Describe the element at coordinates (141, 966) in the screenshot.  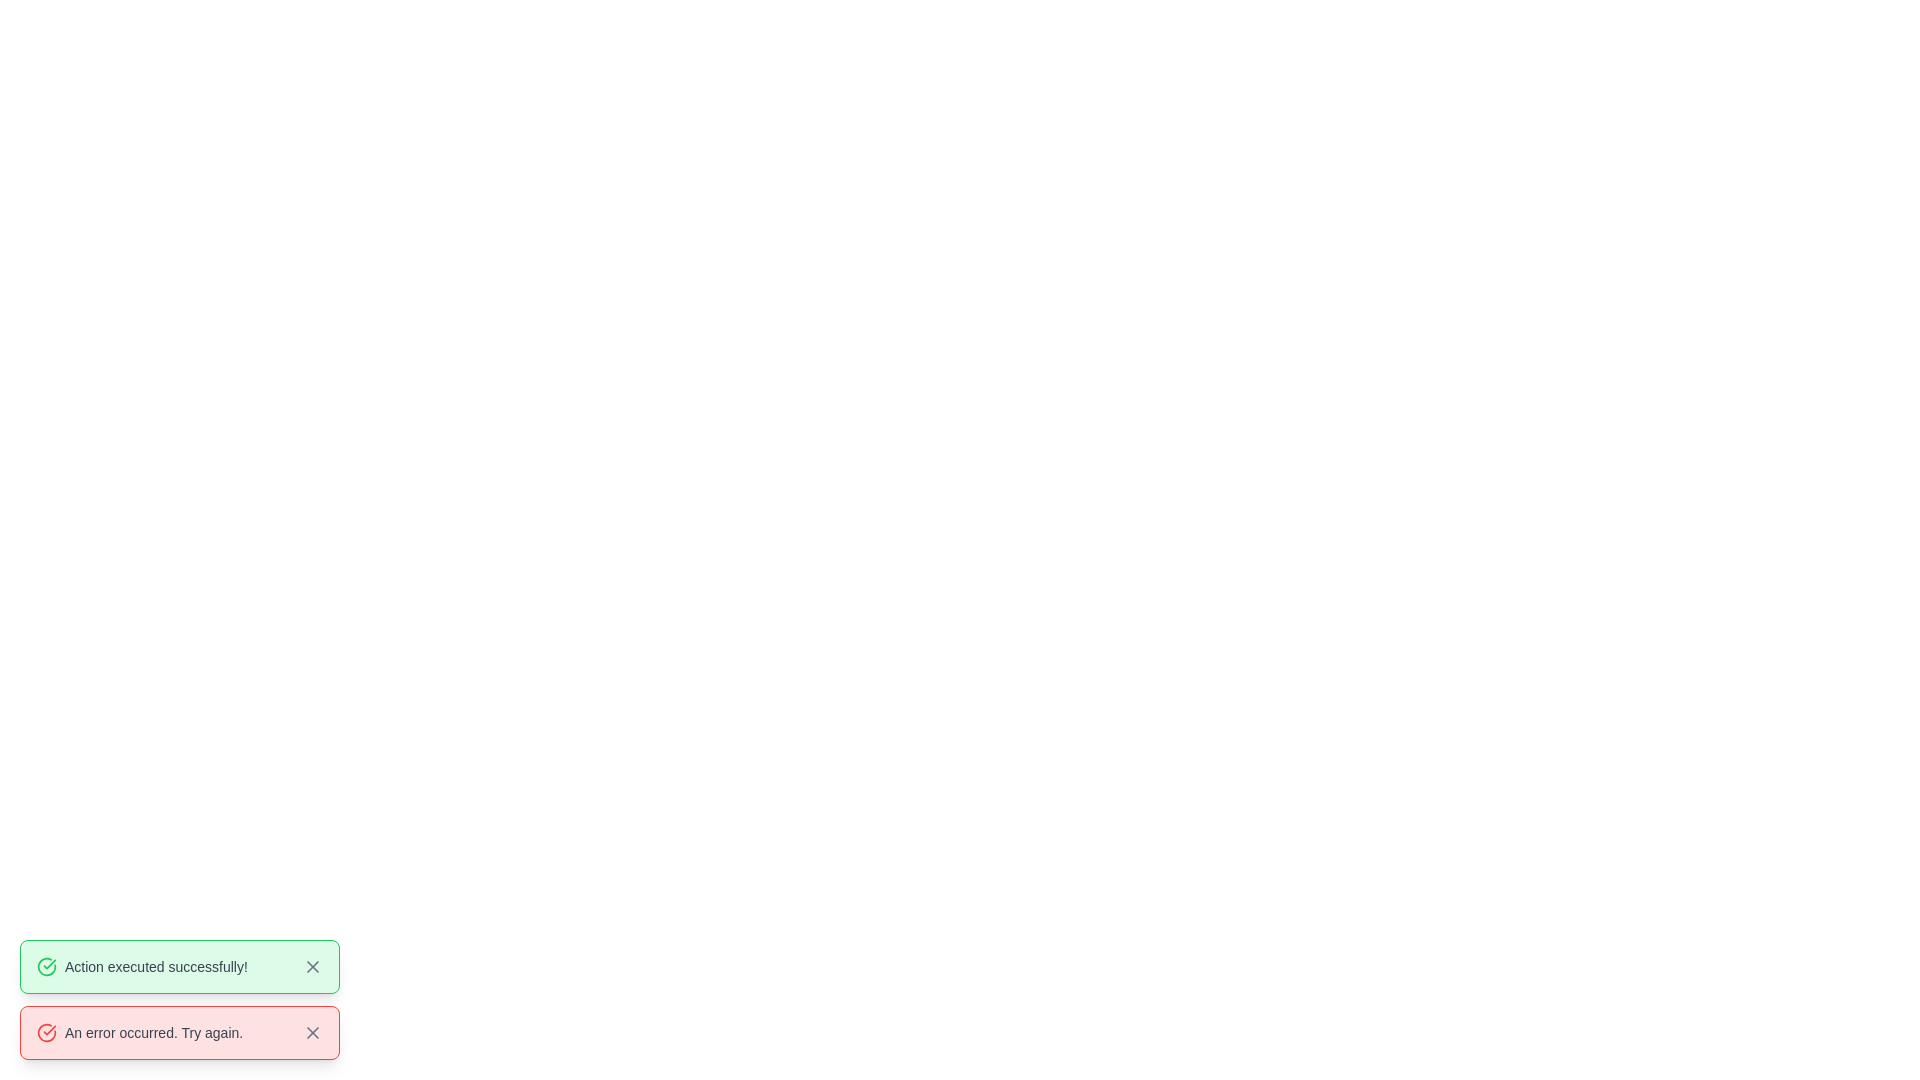
I see `the static confirmation message located within the success notification box at the top-left, adjacent to the green checkmark icon` at that location.